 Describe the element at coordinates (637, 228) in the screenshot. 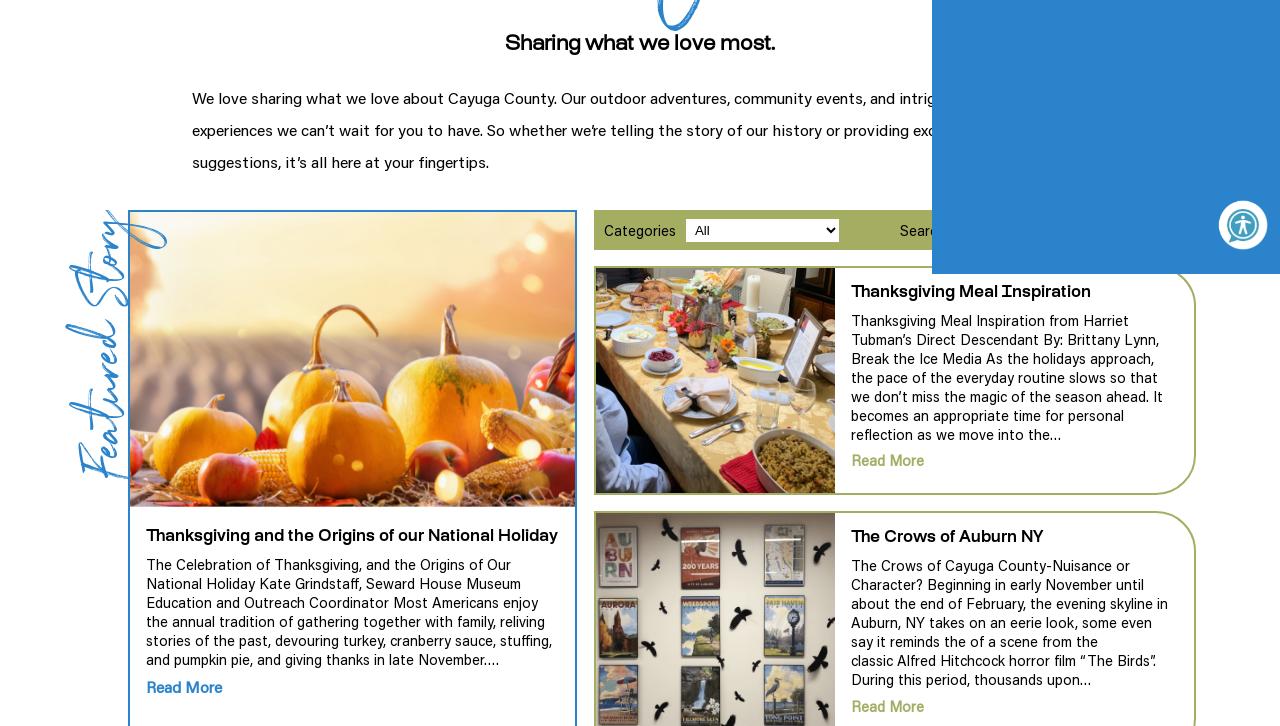

I see `'Categories'` at that location.